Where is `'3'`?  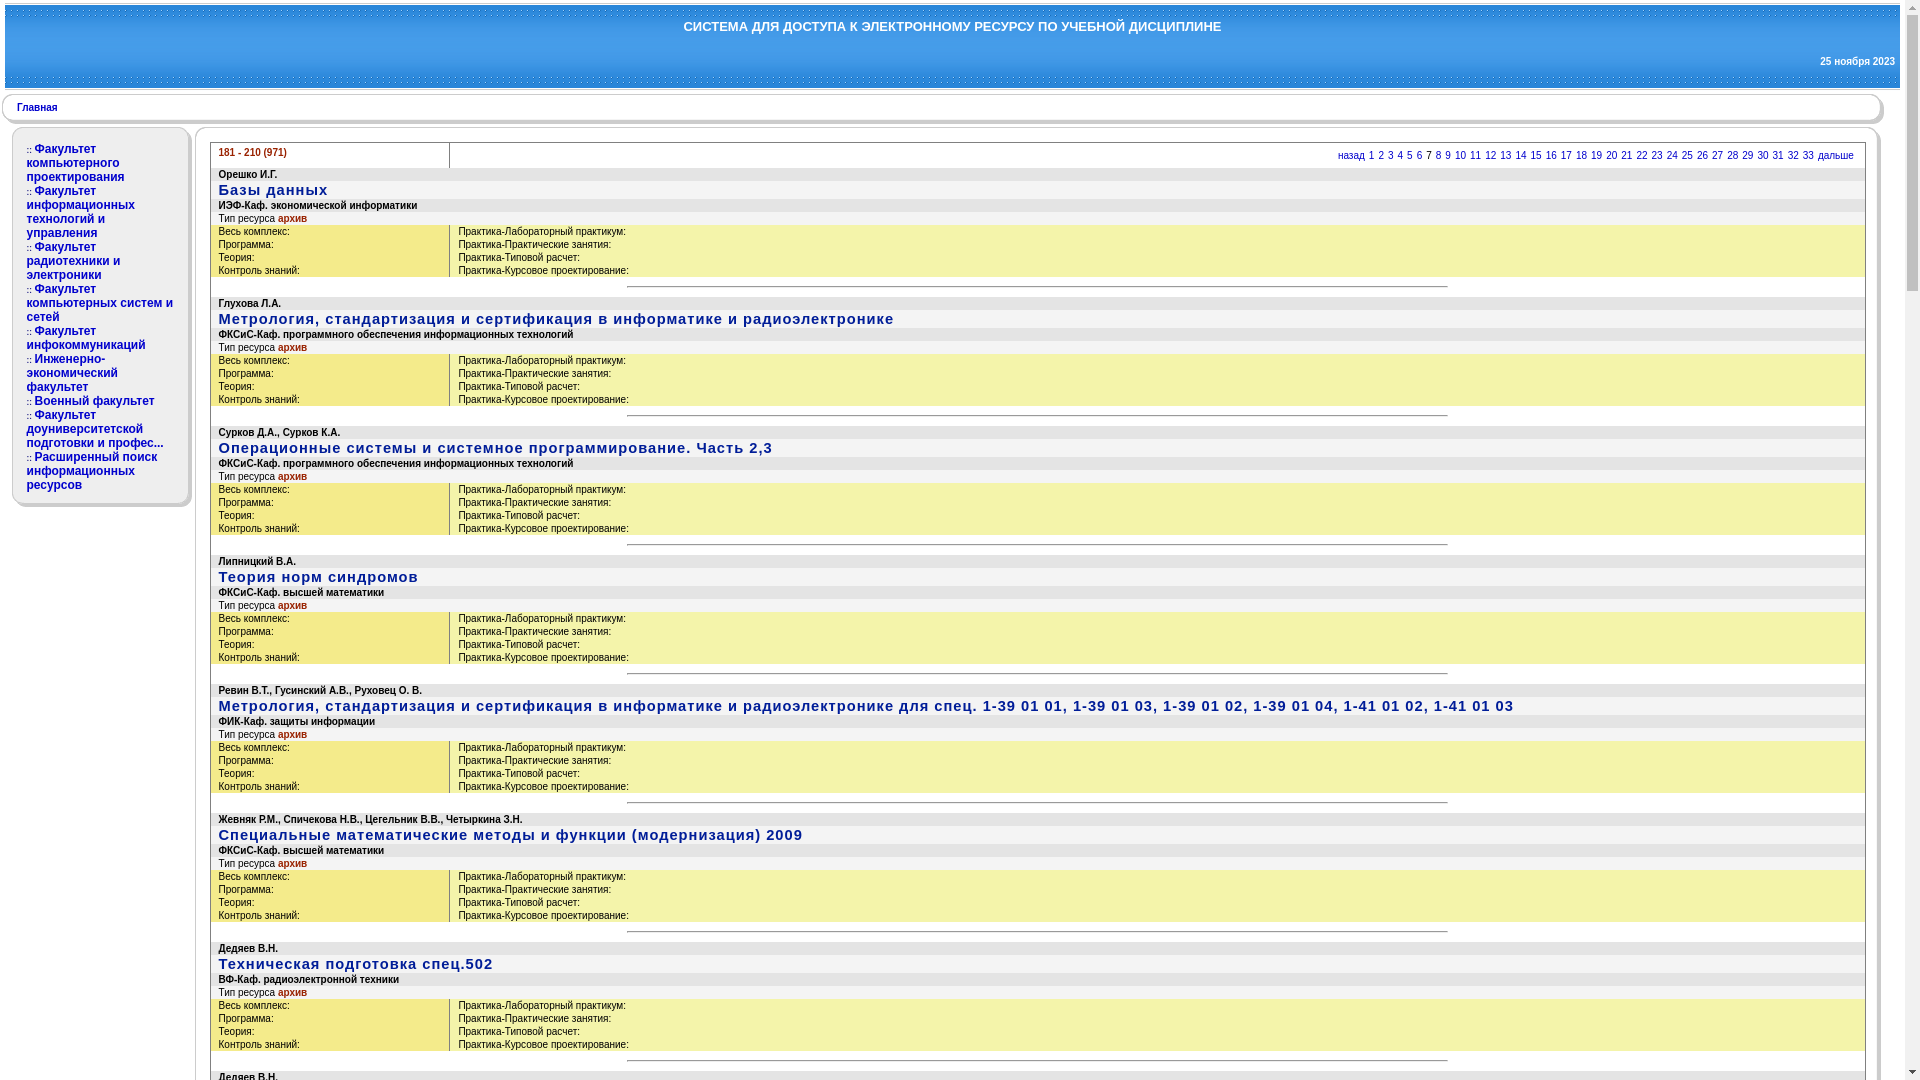 '3' is located at coordinates (1390, 154).